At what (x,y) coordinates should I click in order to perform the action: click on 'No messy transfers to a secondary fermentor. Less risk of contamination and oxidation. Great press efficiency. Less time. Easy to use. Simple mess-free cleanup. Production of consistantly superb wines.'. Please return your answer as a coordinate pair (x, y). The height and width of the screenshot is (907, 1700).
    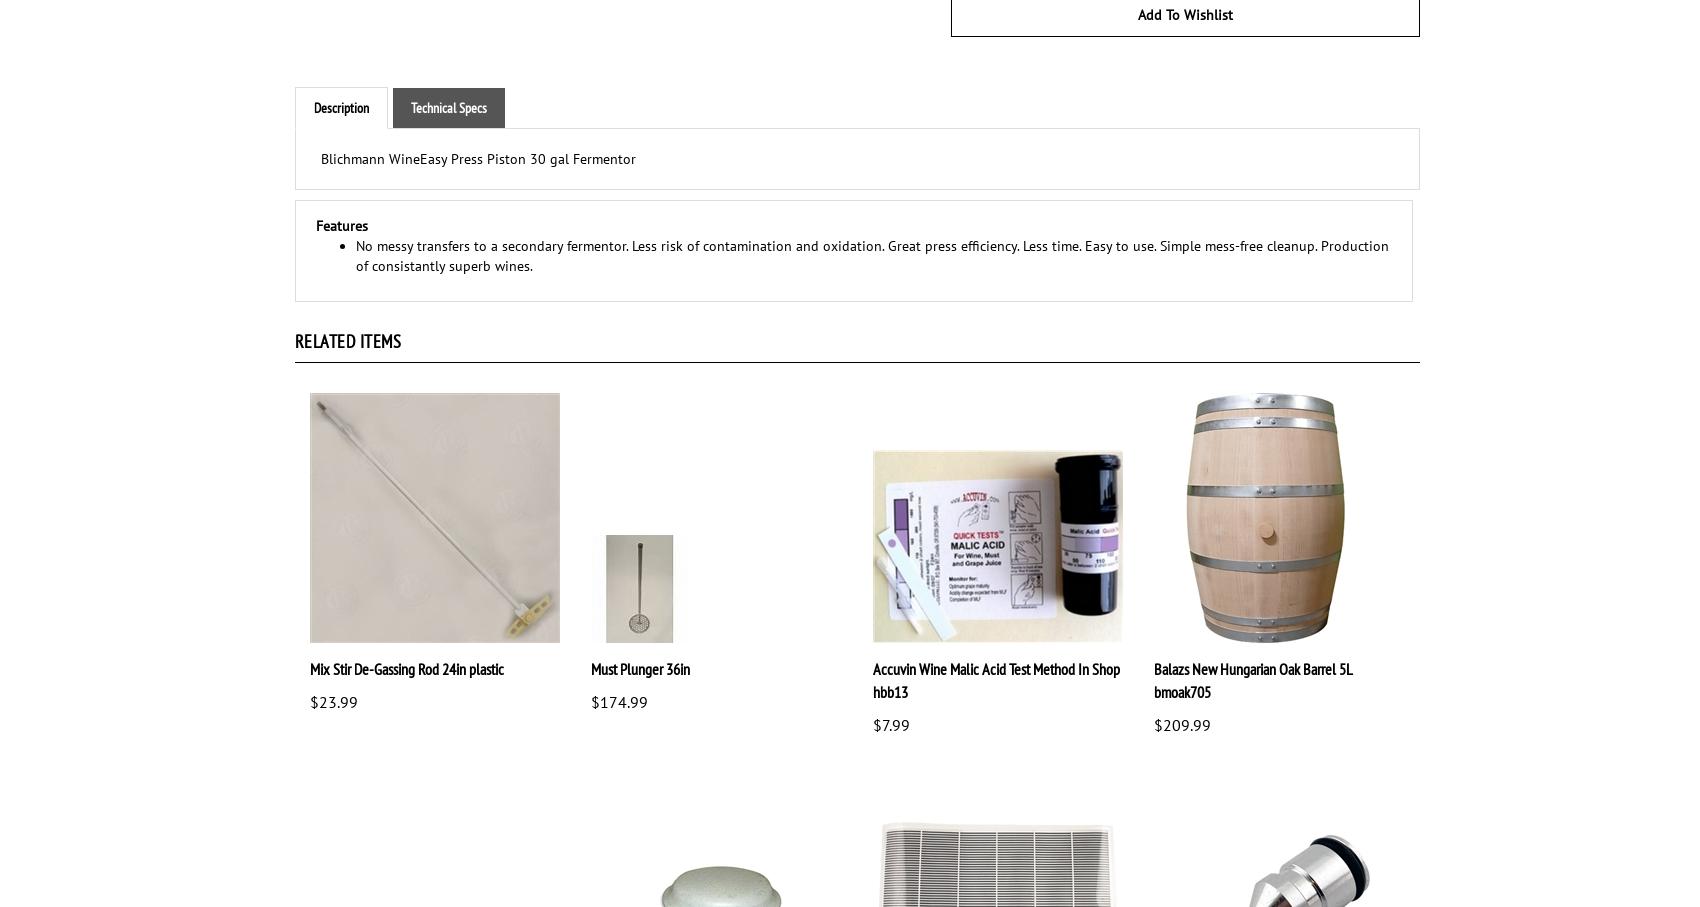
    Looking at the image, I should click on (872, 254).